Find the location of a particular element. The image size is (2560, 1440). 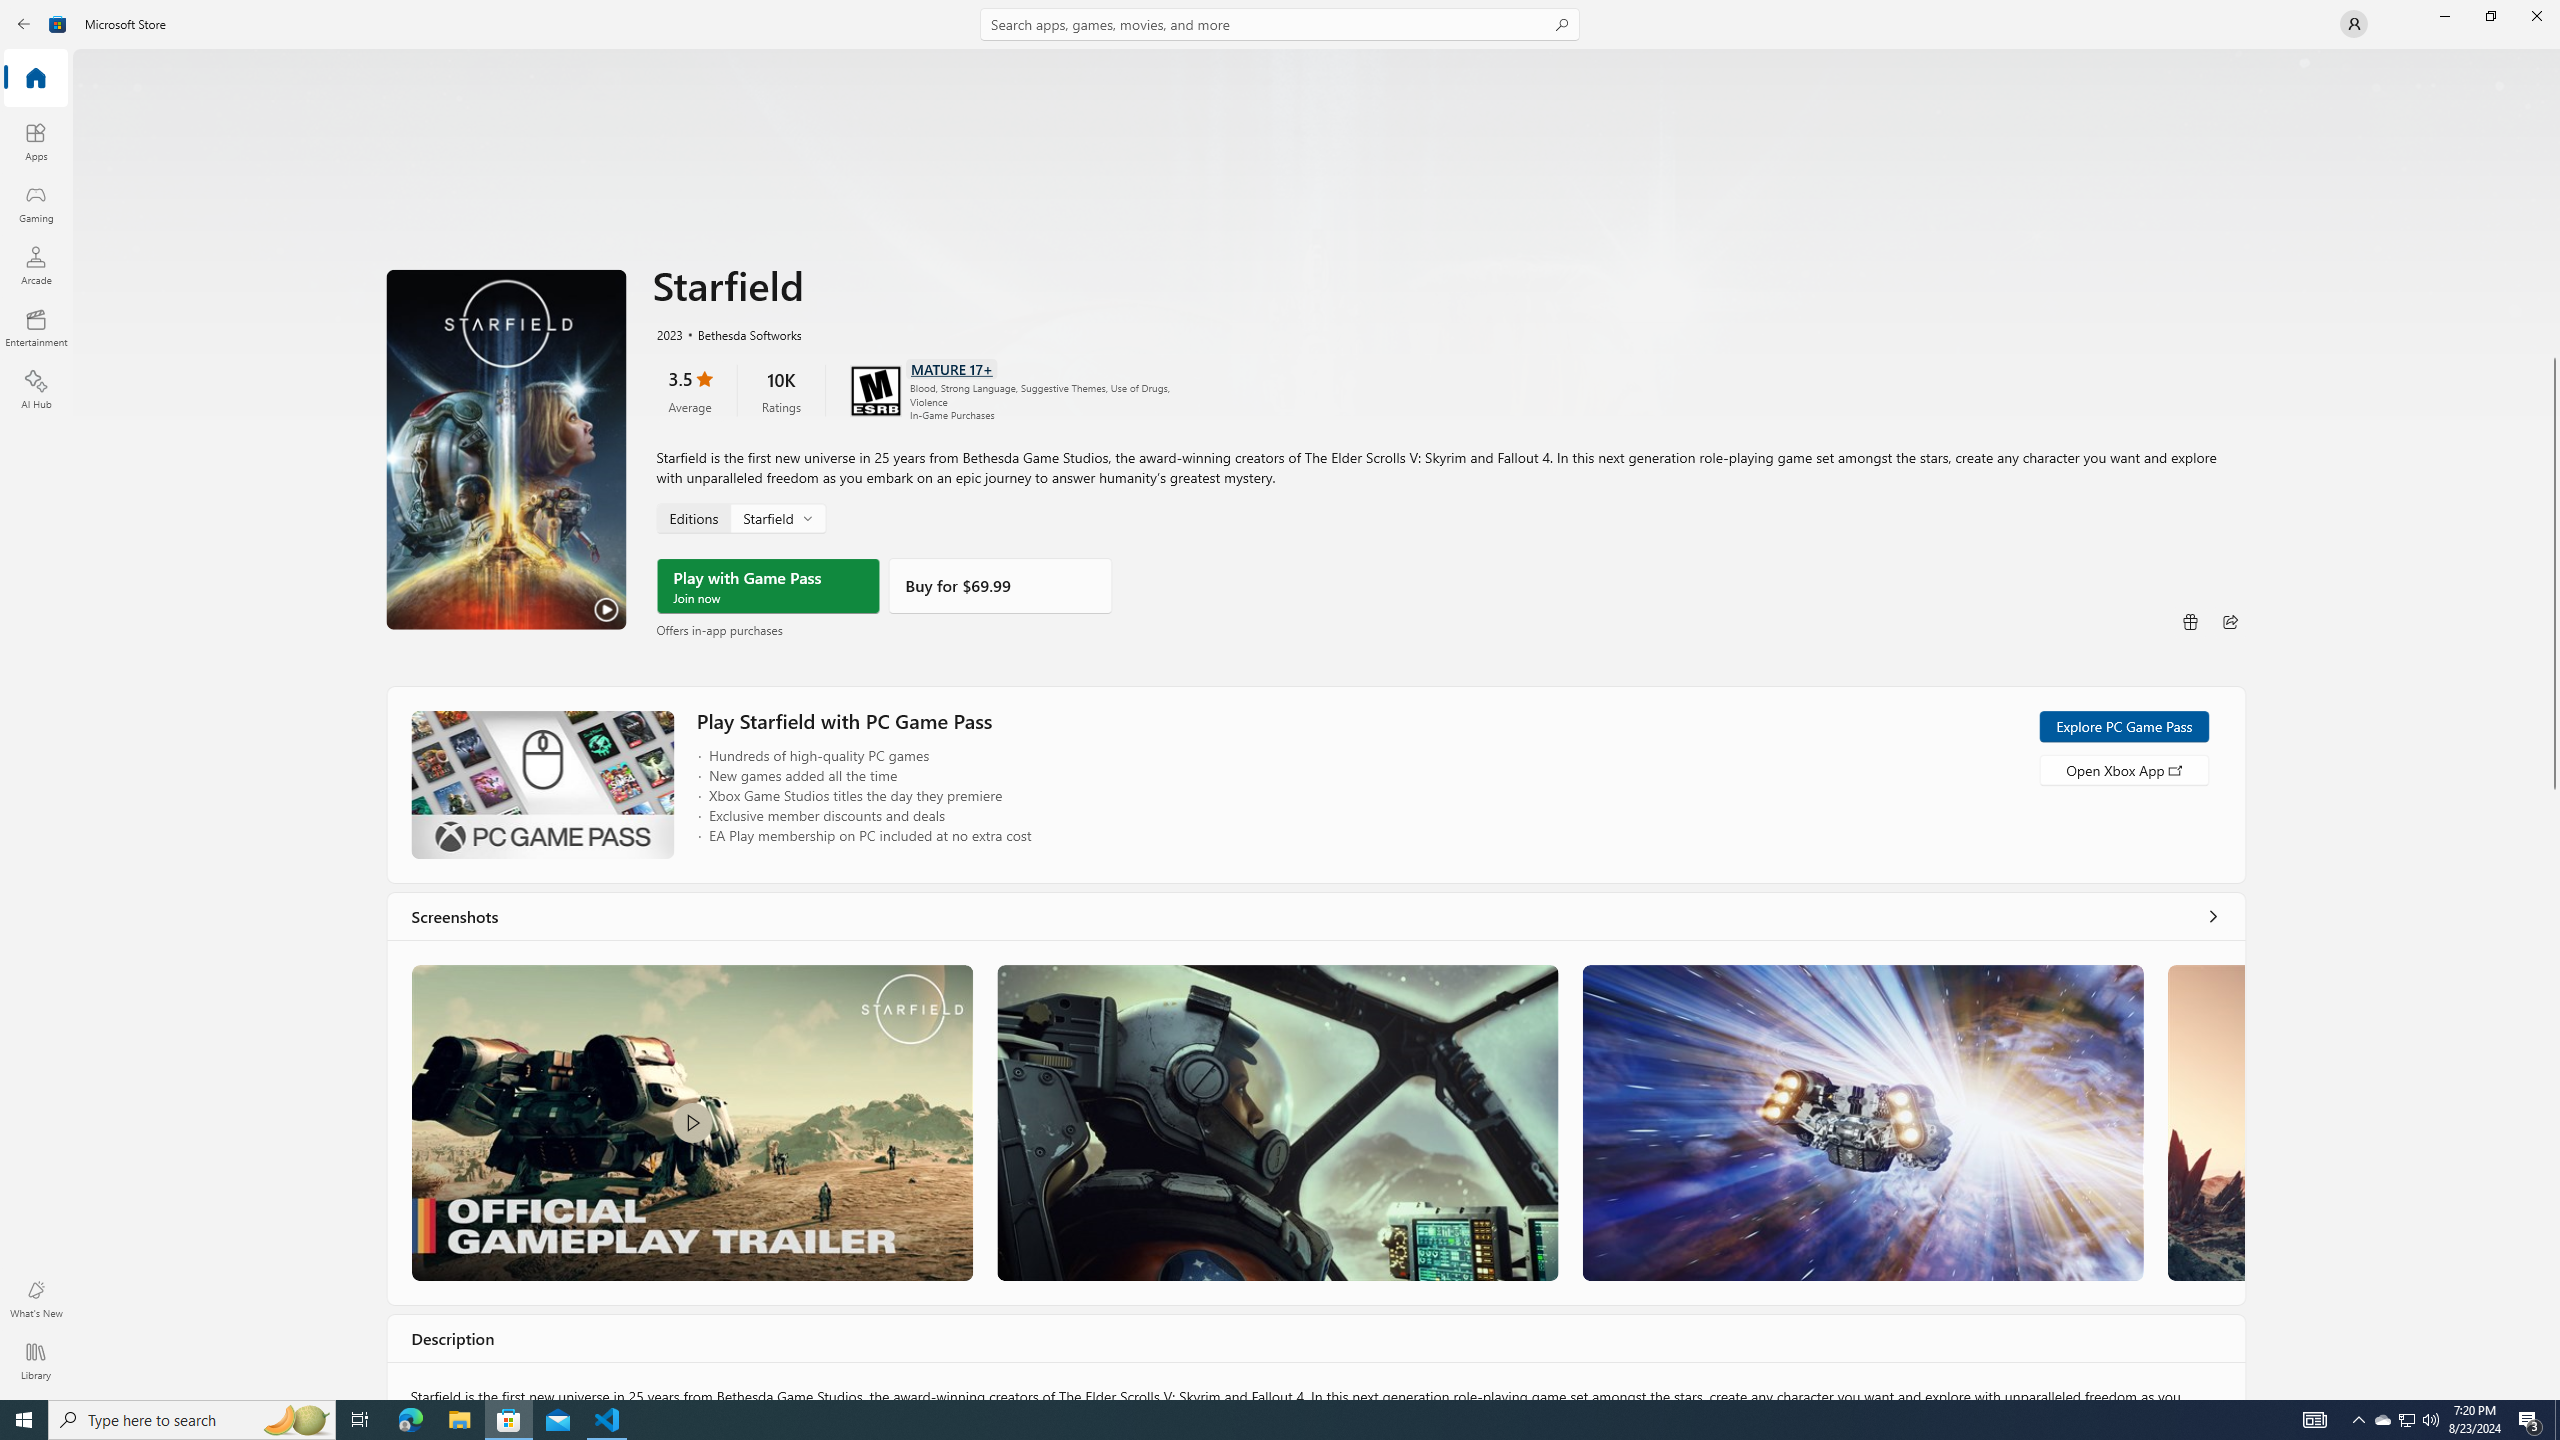

'Minimize Microsoft Store' is located at coordinates (2443, 15).